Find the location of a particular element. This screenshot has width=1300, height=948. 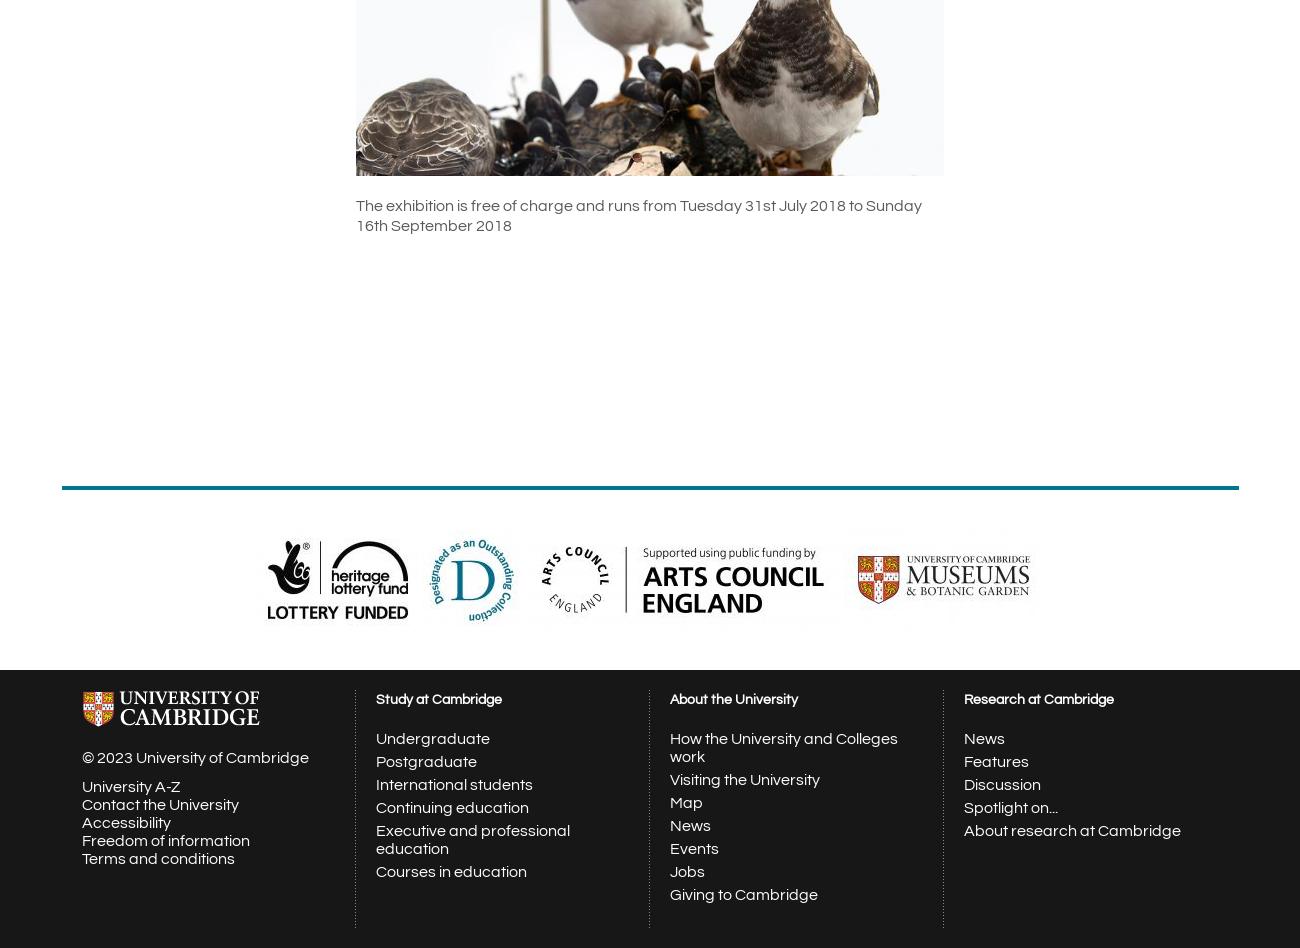

'University A-Z' is located at coordinates (129, 787).